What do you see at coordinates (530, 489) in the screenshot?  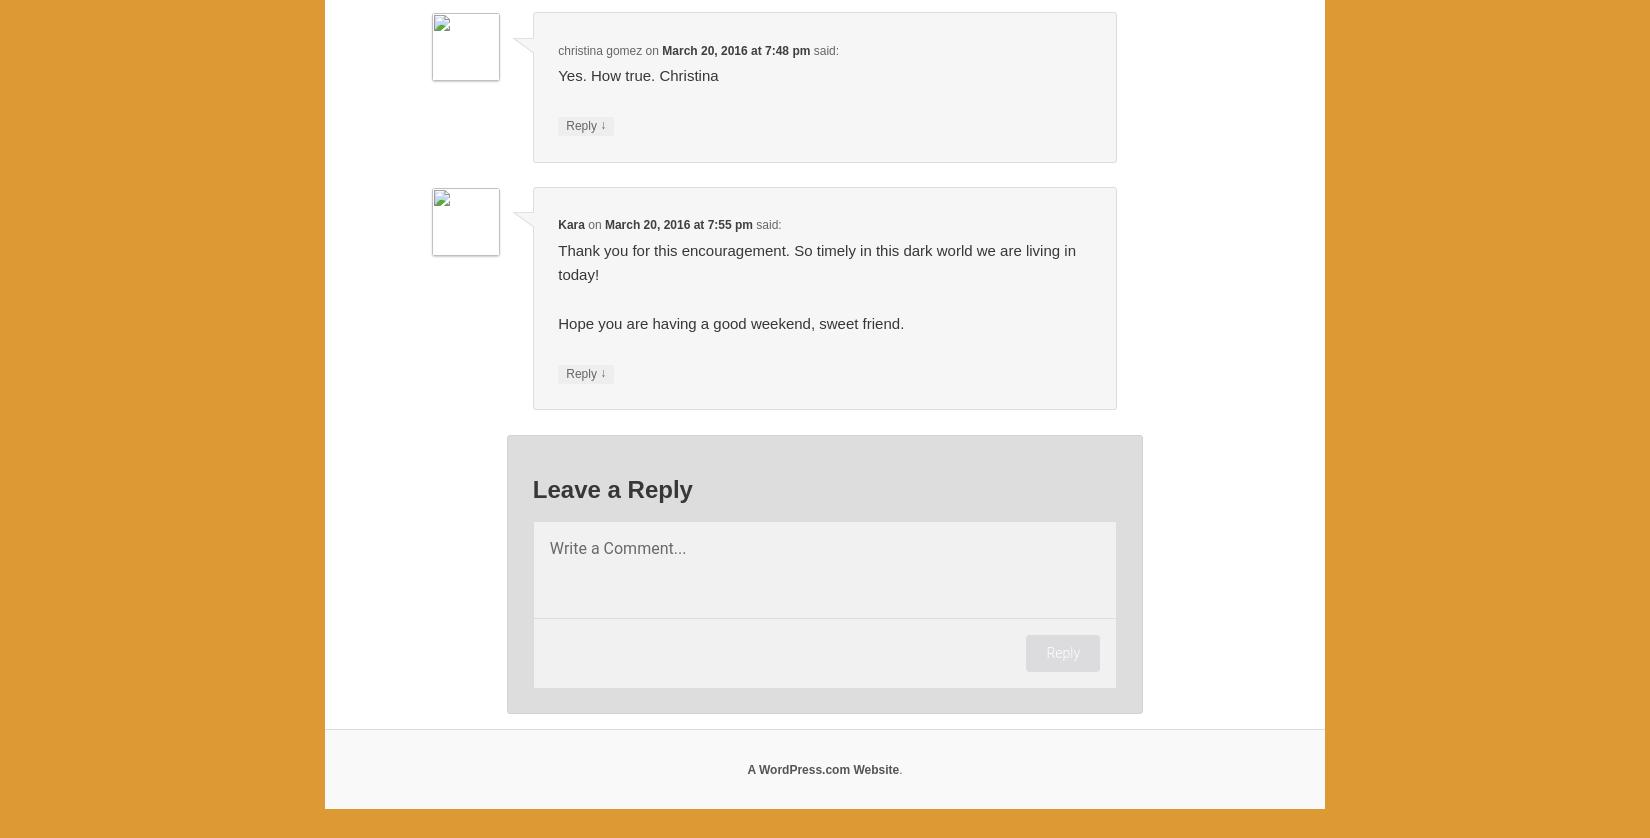 I see `'Leave a Reply'` at bounding box center [530, 489].